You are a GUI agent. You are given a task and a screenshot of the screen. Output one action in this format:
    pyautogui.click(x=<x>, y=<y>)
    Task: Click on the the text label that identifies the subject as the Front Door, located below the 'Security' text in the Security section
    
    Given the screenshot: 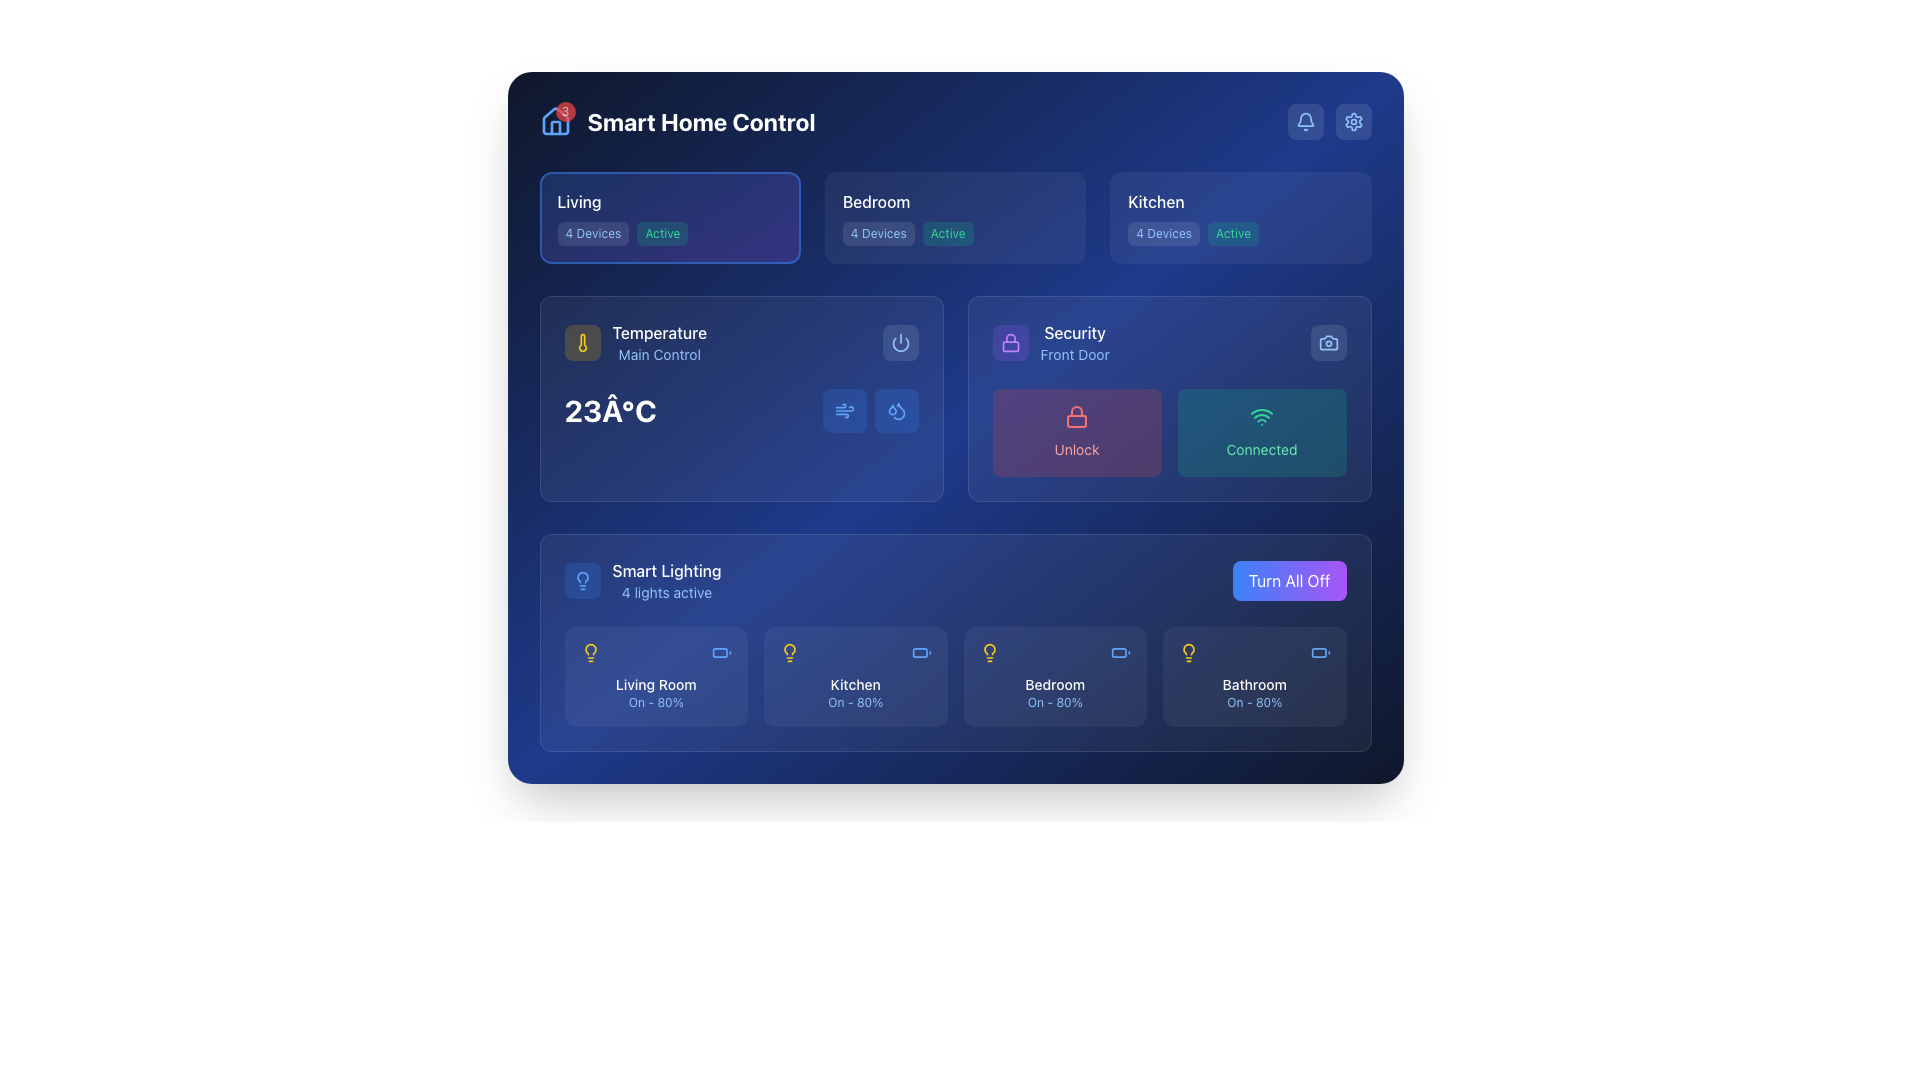 What is the action you would take?
    pyautogui.click(x=1074, y=353)
    